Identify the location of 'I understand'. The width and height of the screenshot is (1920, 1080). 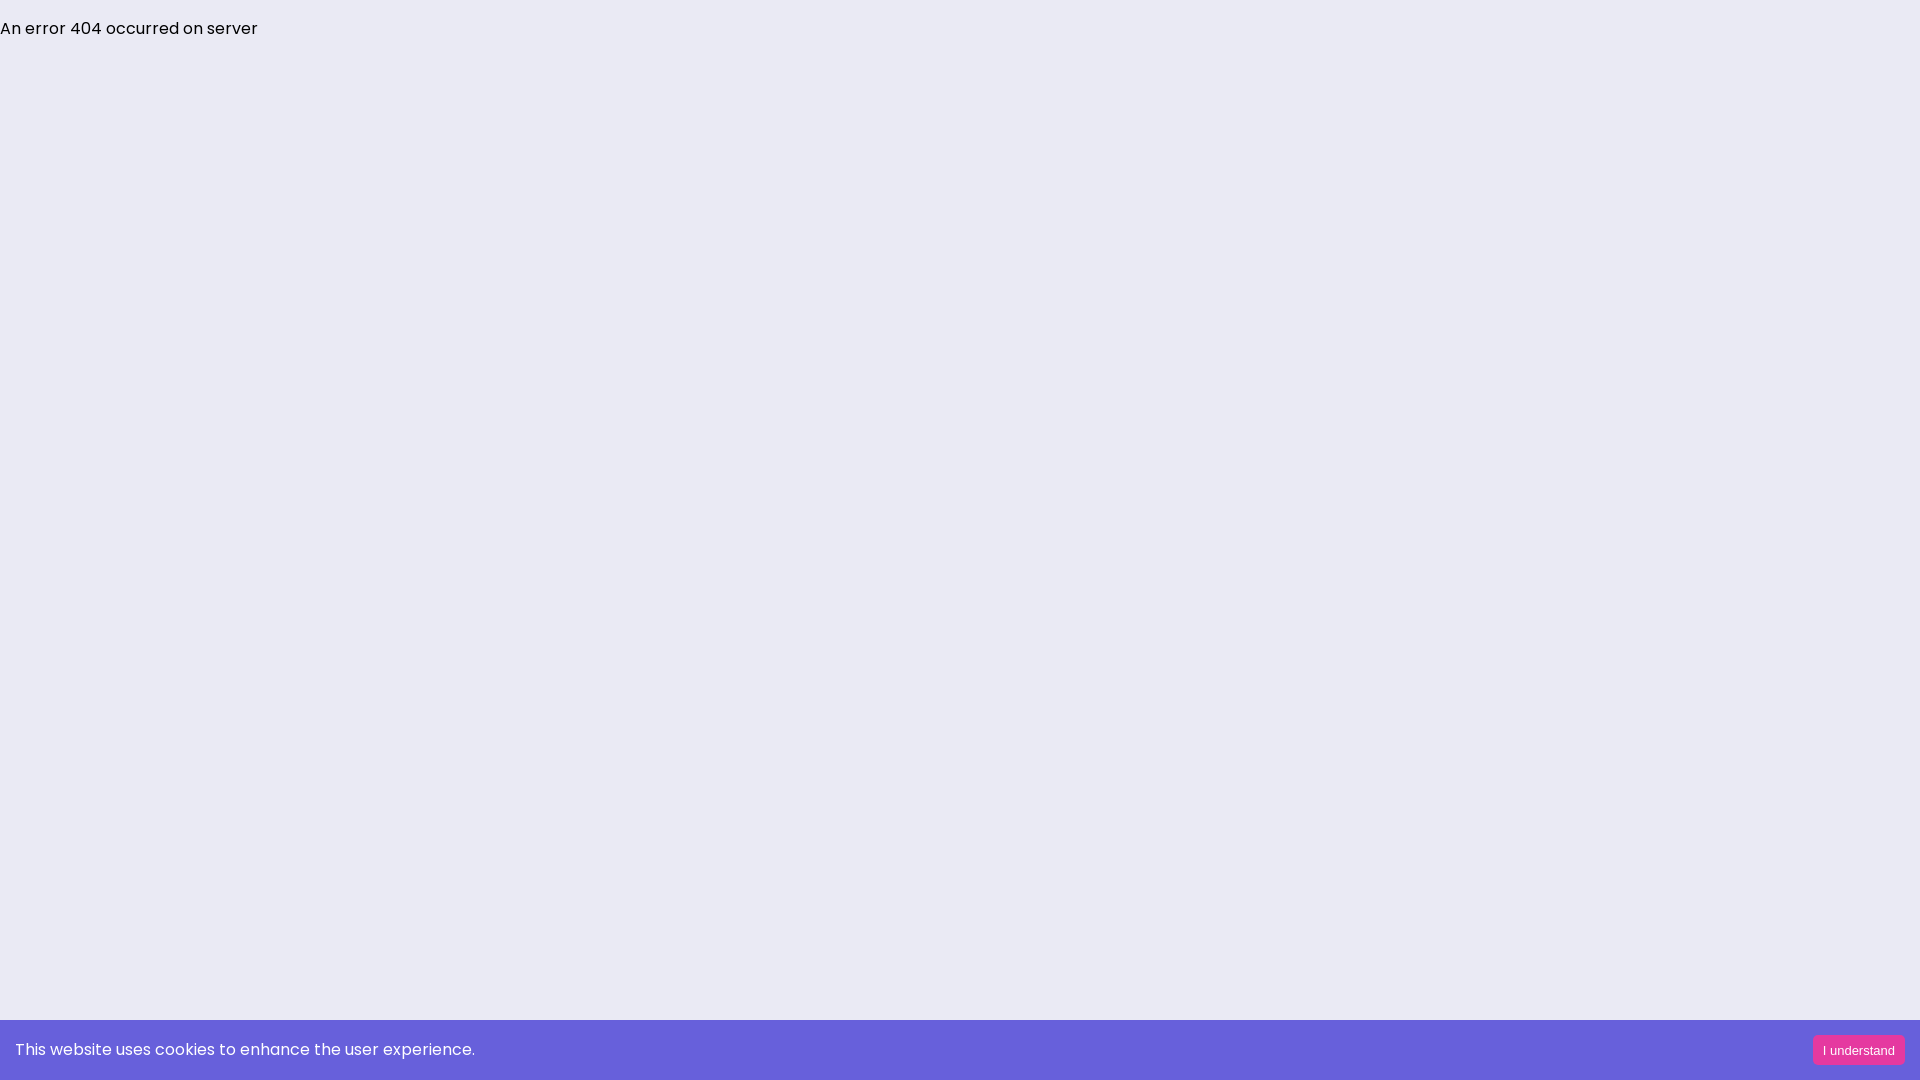
(1857, 1048).